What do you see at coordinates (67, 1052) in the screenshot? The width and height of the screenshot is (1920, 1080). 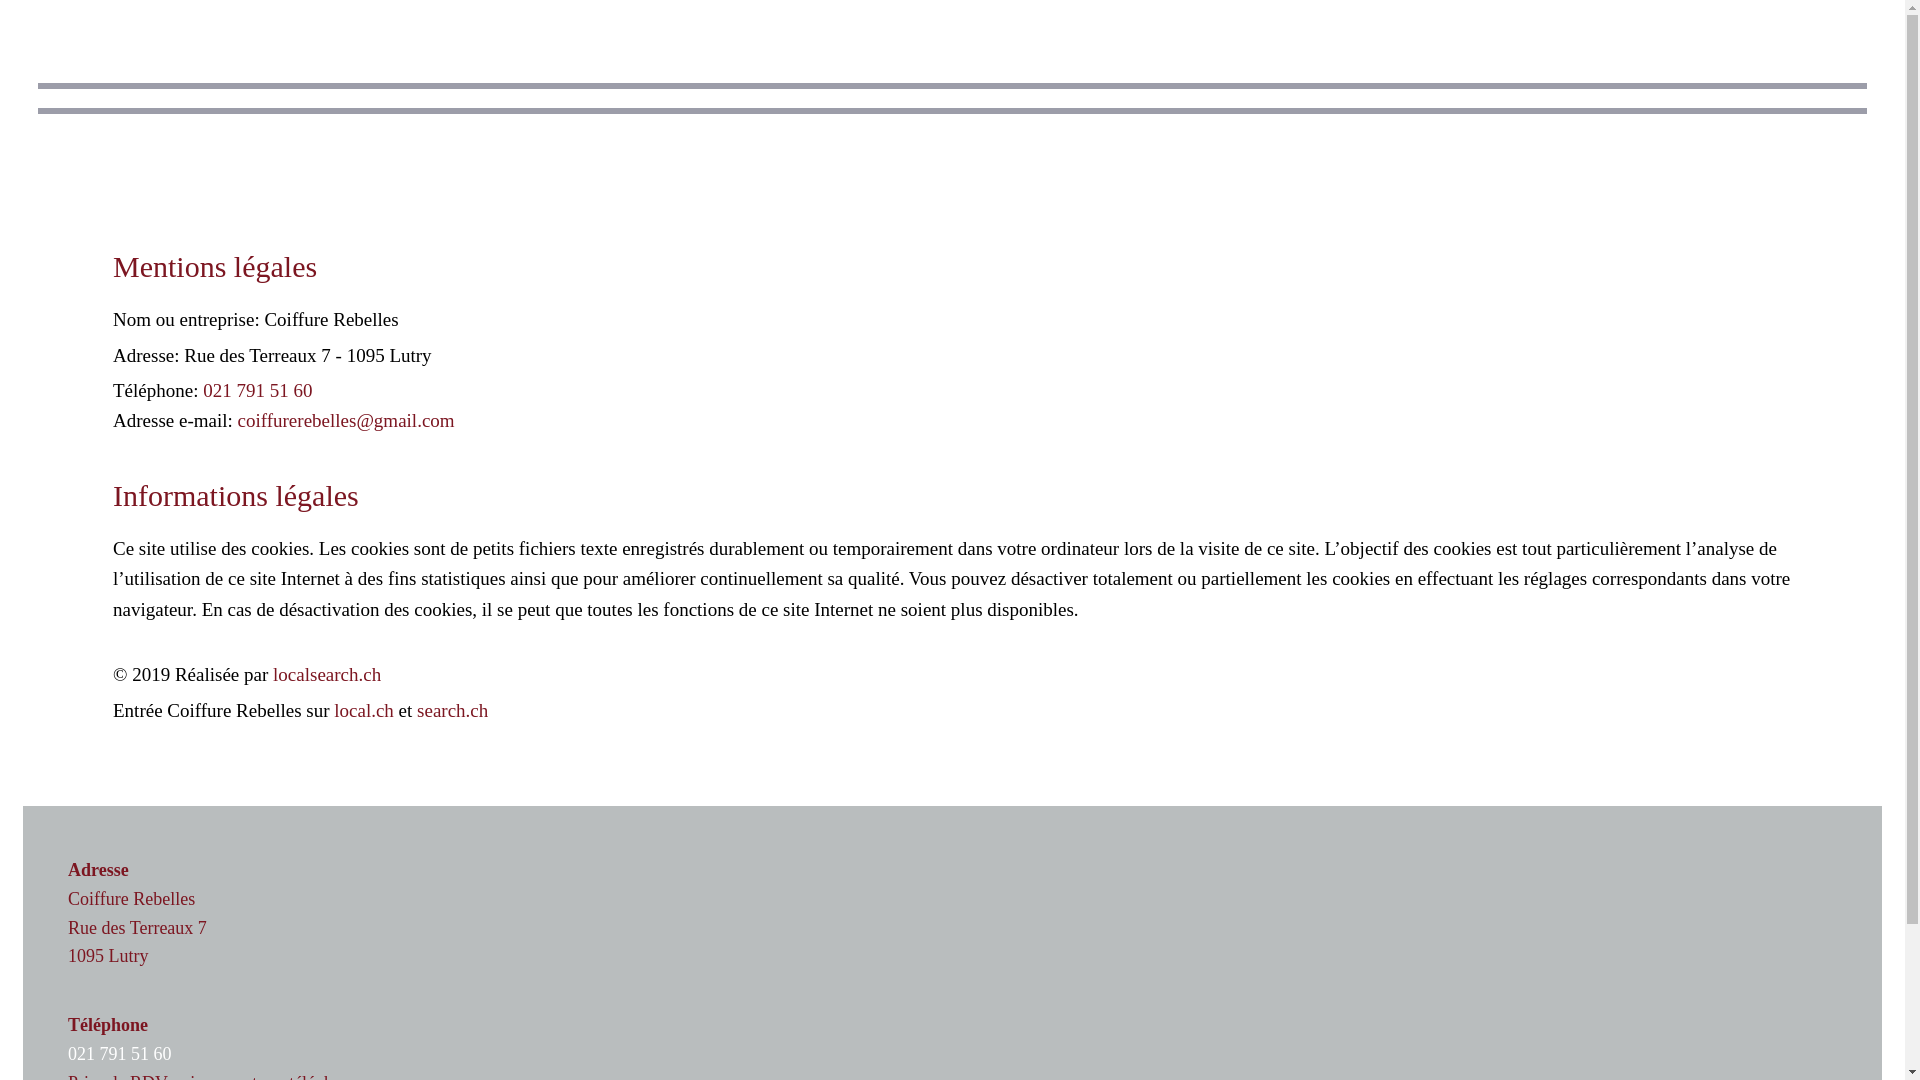 I see `'021 791 51 60'` at bounding box center [67, 1052].